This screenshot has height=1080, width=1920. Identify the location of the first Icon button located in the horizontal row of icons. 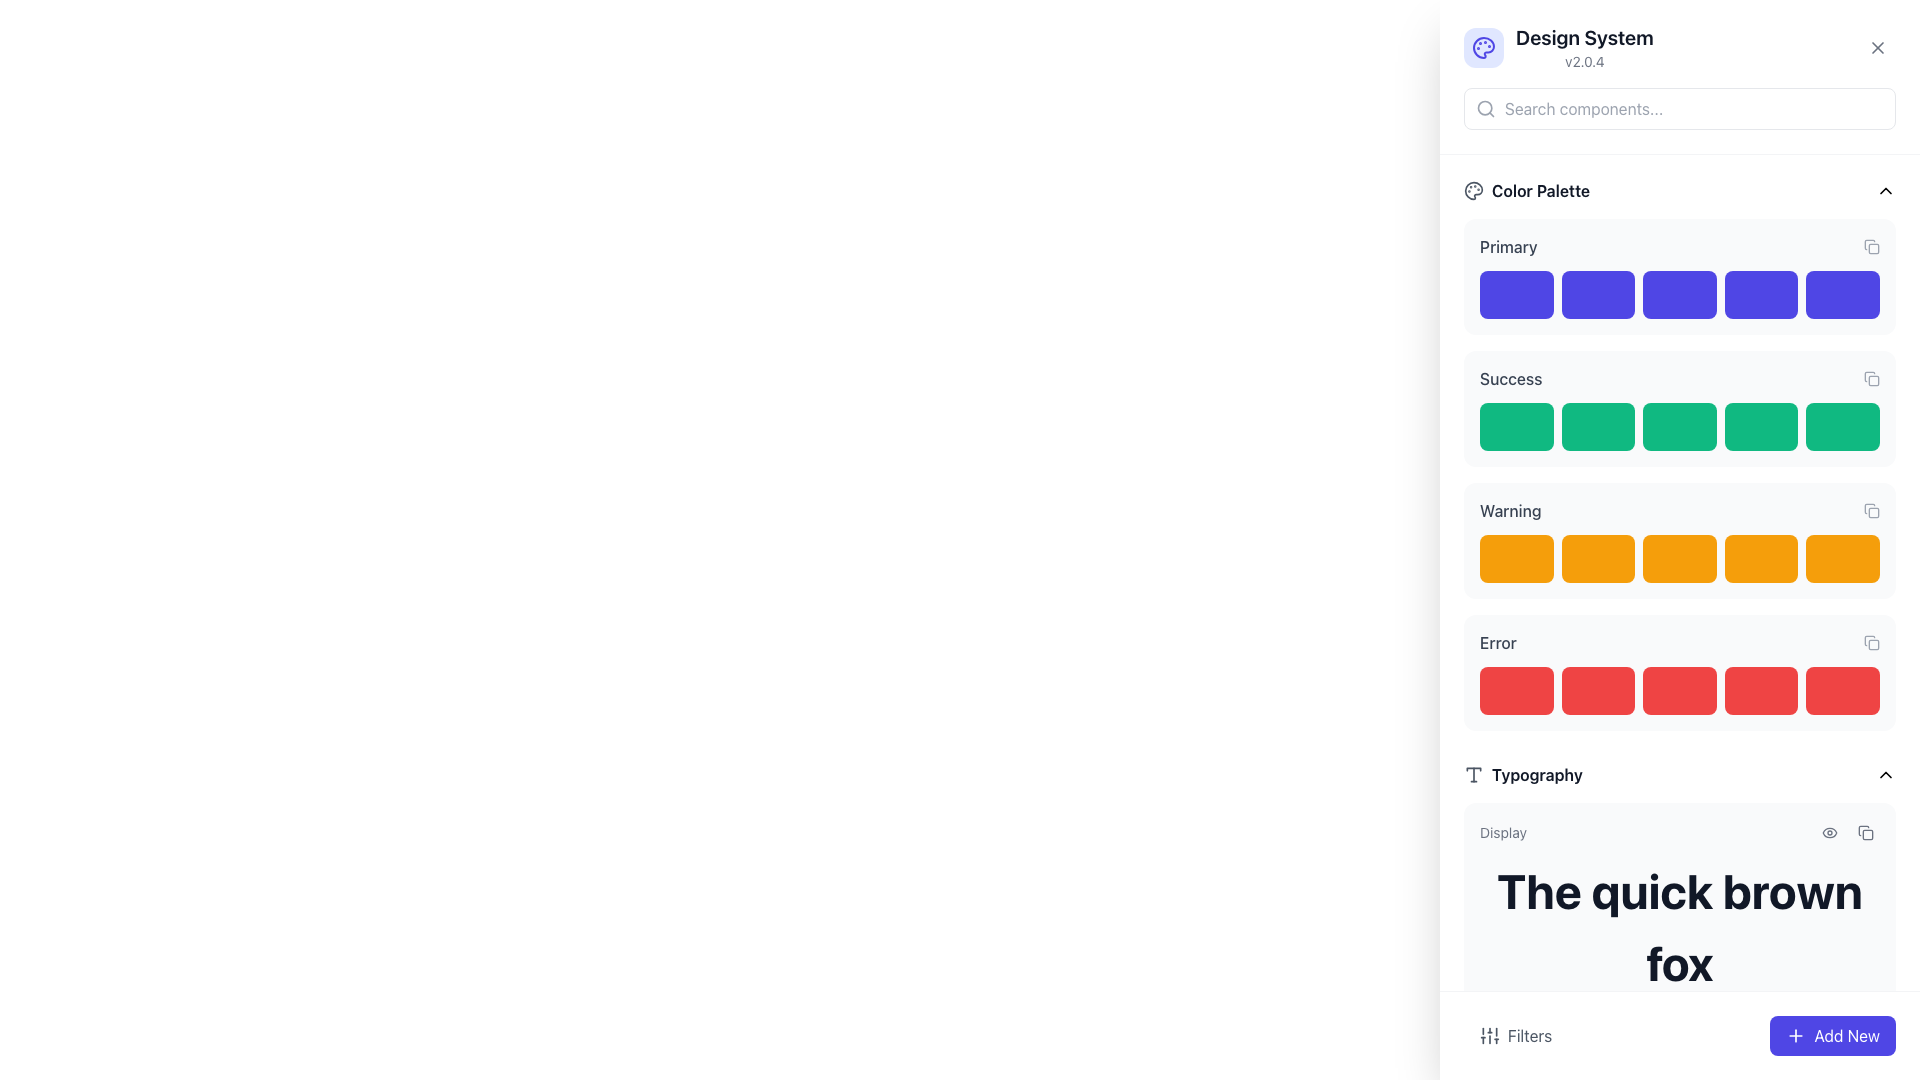
(1829, 833).